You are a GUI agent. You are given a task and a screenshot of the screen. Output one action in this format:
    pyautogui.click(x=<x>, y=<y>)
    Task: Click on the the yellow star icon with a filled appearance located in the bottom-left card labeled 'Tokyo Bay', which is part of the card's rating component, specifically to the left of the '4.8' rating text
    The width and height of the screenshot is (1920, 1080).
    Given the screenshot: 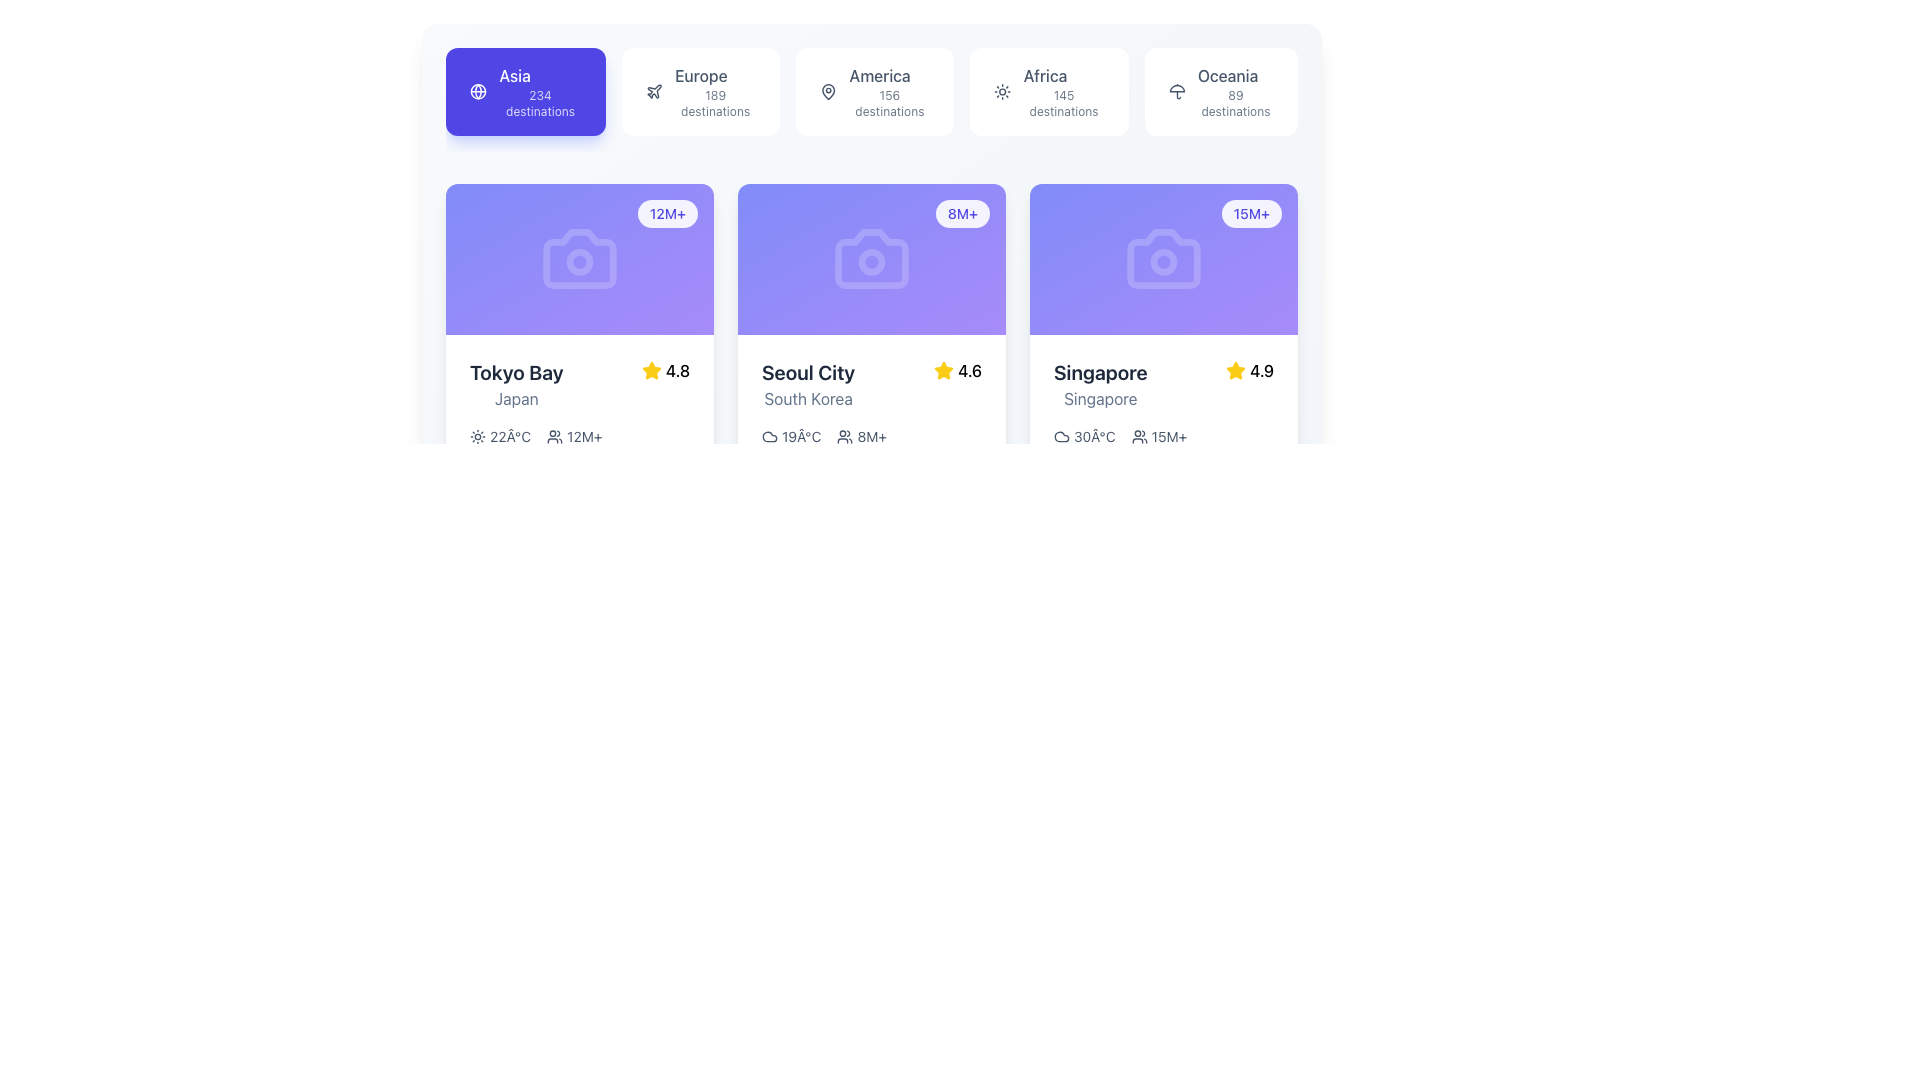 What is the action you would take?
    pyautogui.click(x=651, y=370)
    